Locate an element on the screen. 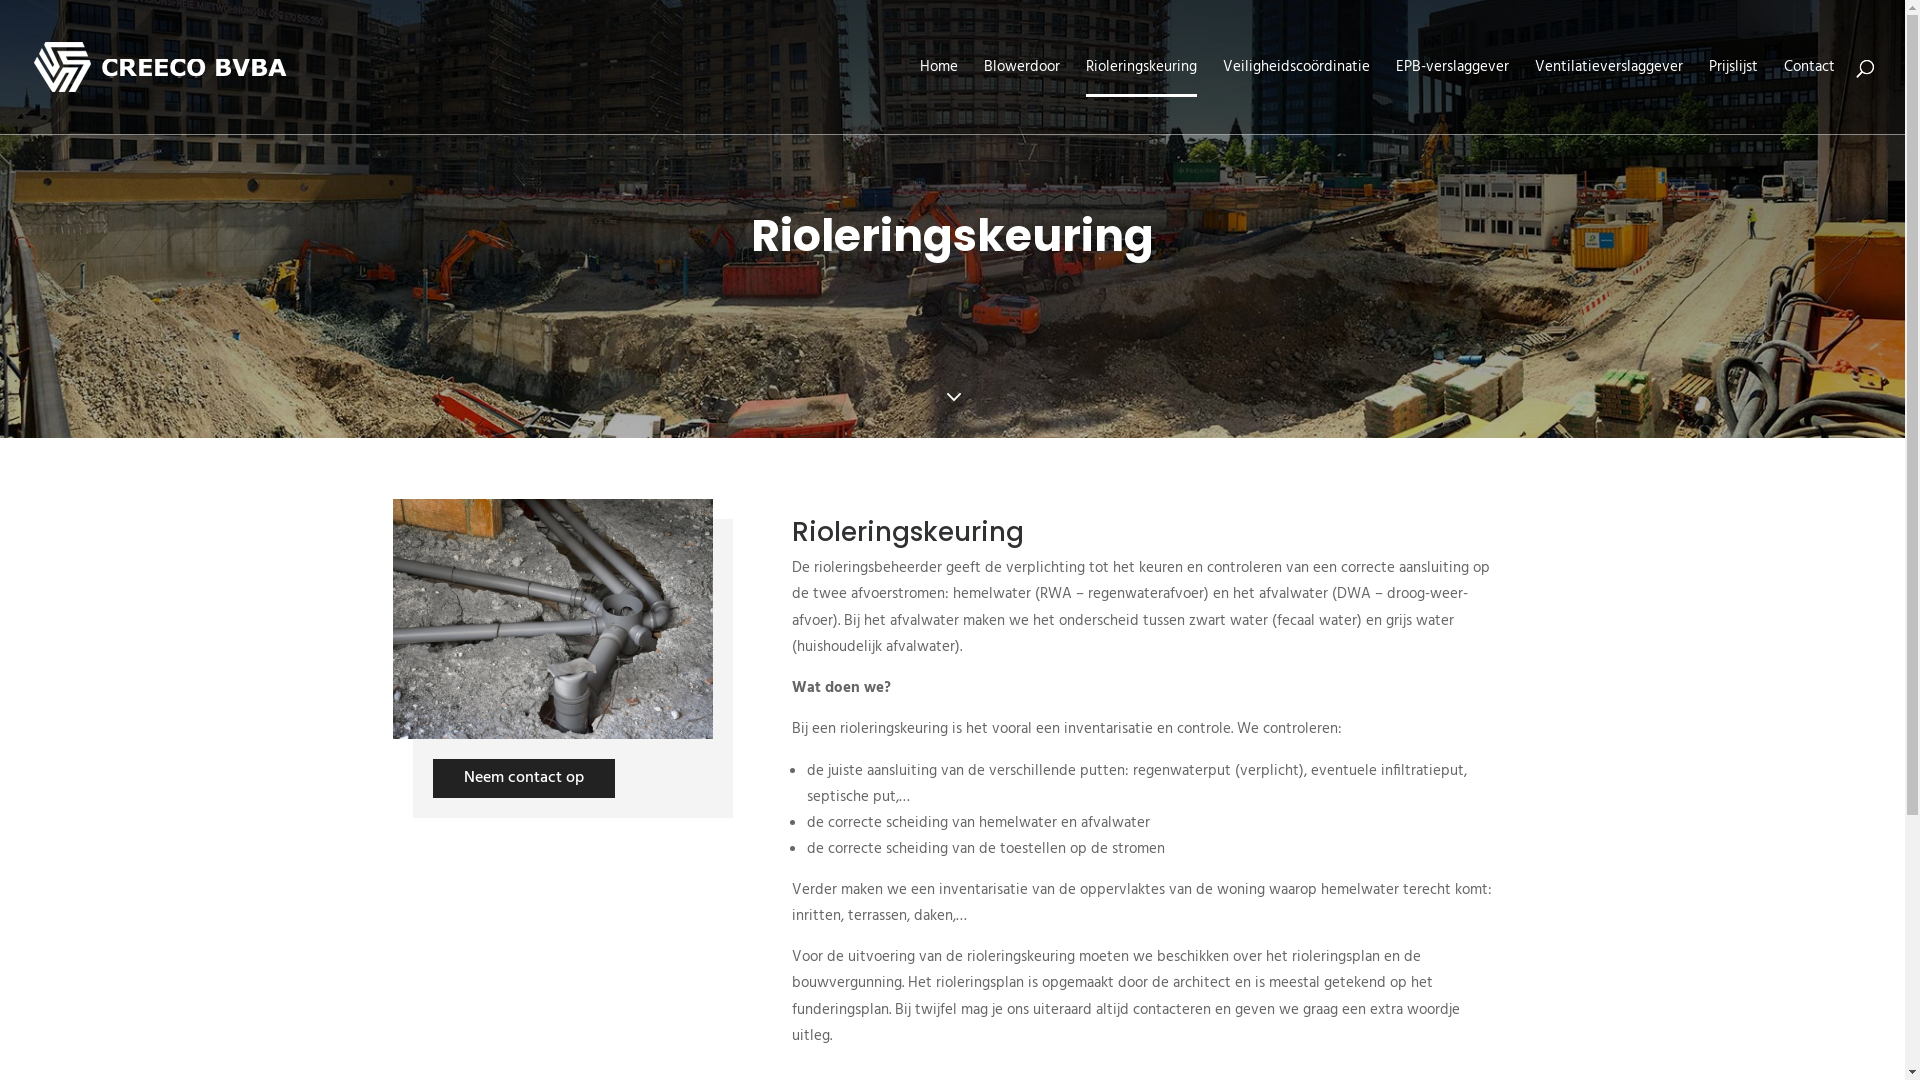 The height and width of the screenshot is (1080, 1920). 'Rioleringskeuring' is located at coordinates (1141, 96).